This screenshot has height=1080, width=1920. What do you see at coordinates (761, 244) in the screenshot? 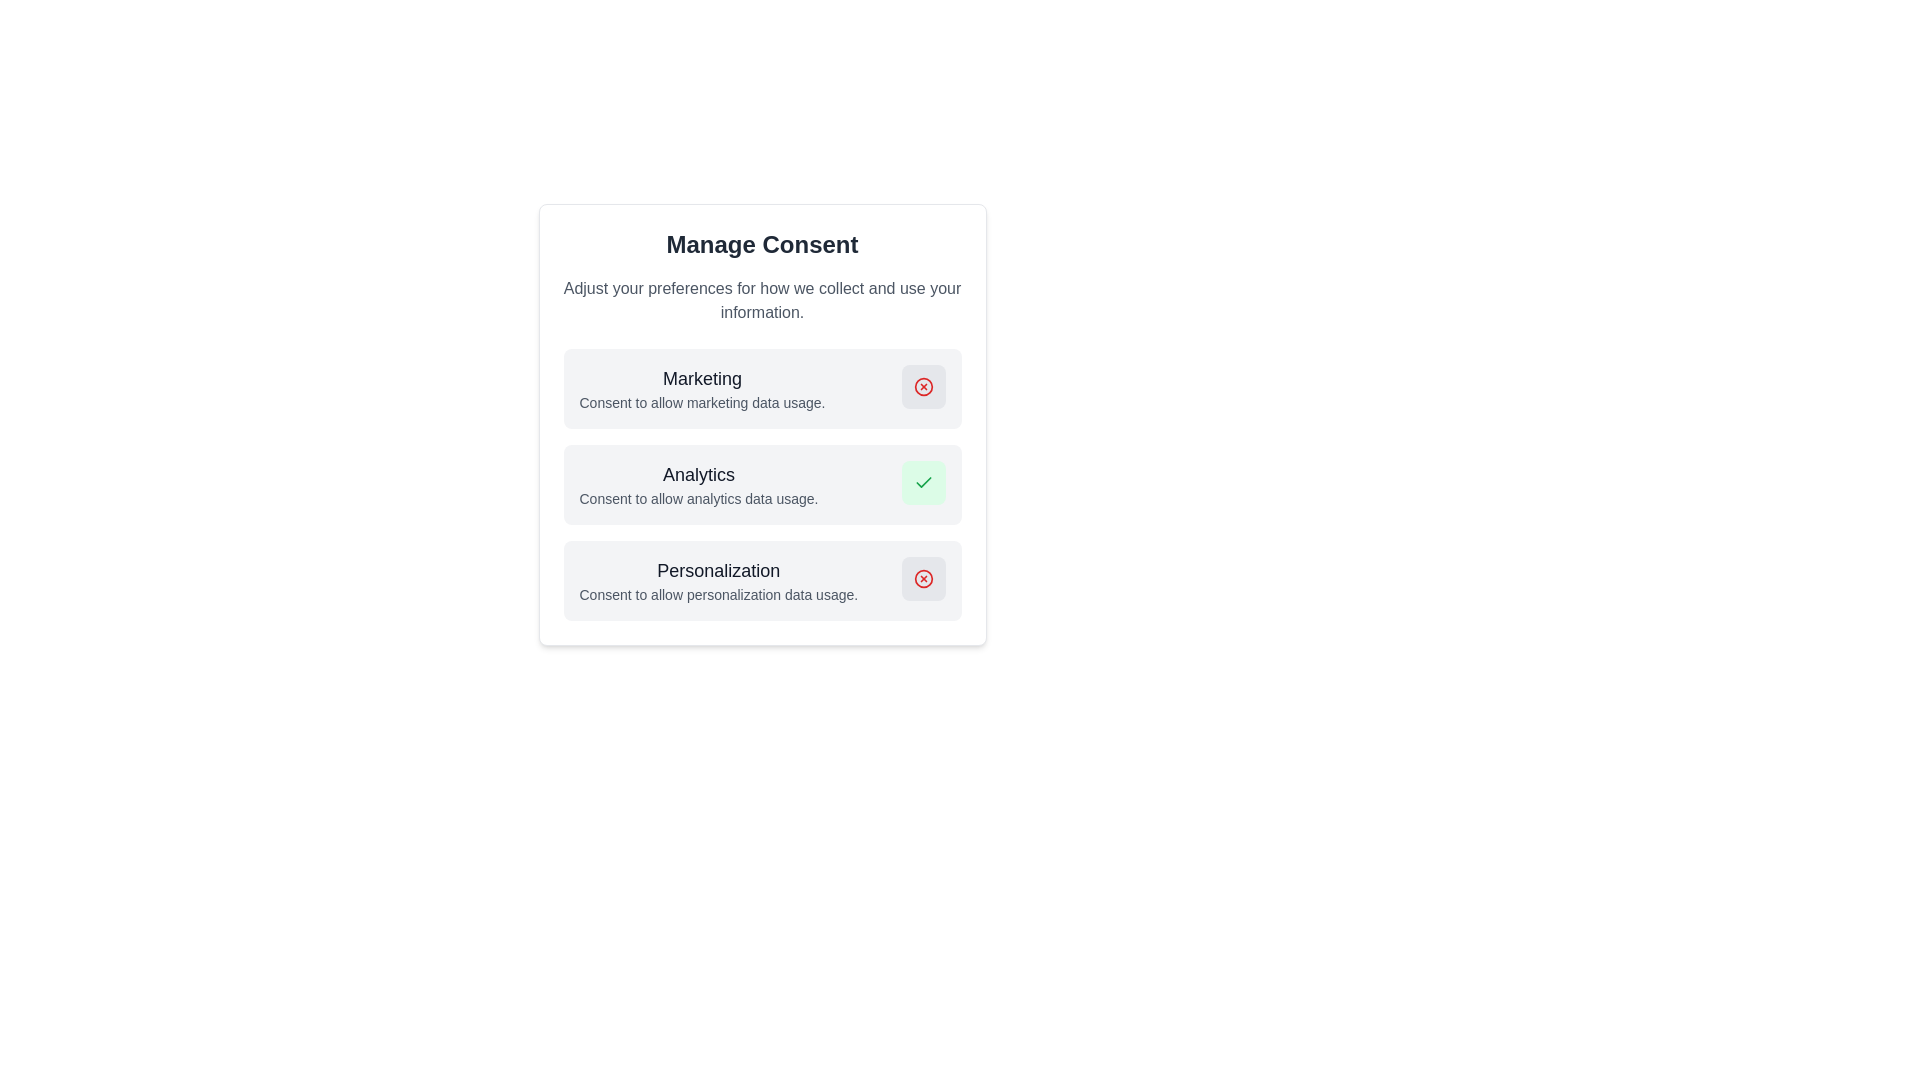
I see `the static text element that displays 'Manage Consent', which is a bold, large-sized header centered within a white card background` at bounding box center [761, 244].